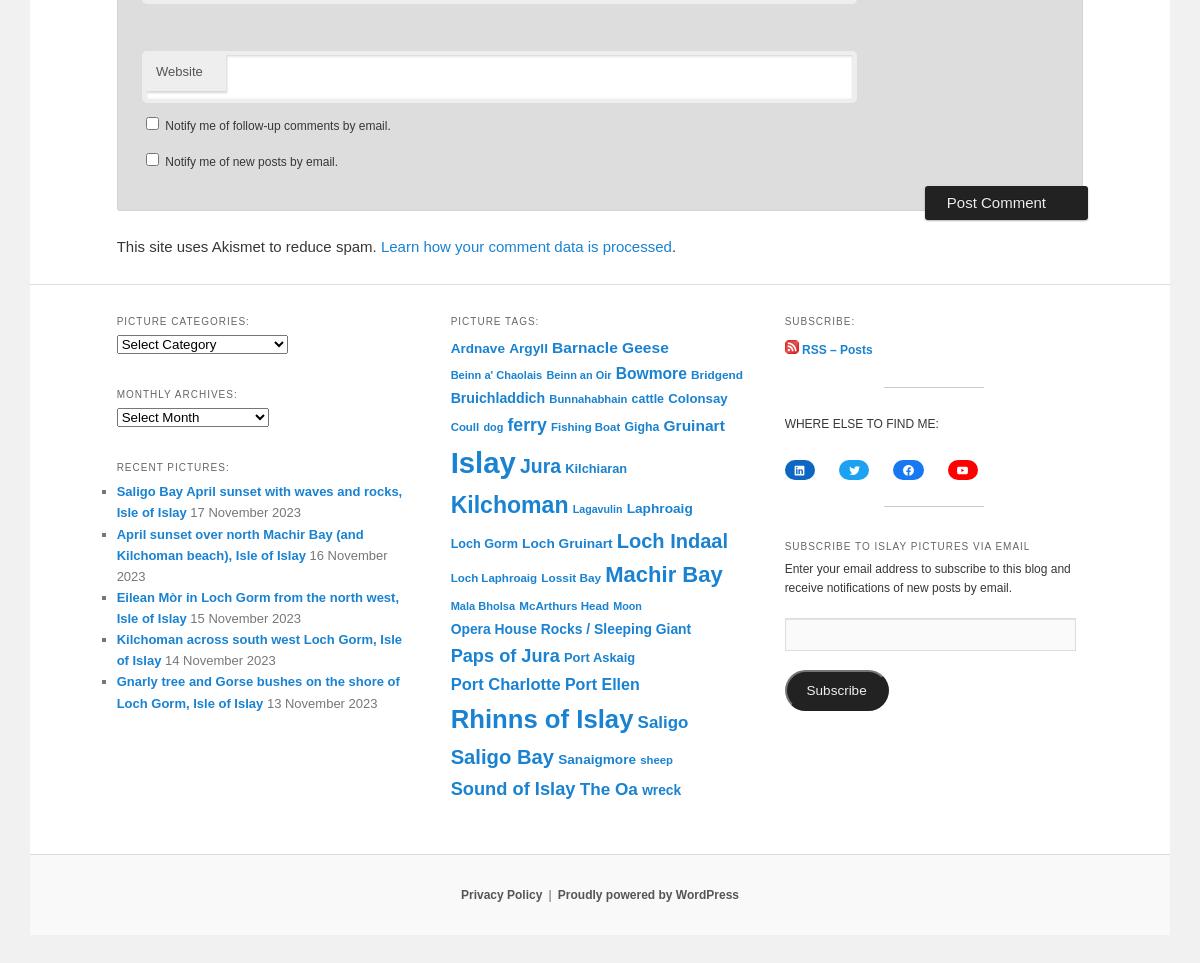 The width and height of the screenshot is (1200, 963). Describe the element at coordinates (256, 607) in the screenshot. I see `'Eilean Mòr in Loch Gorm from the north west, Isle of Islay'` at that location.